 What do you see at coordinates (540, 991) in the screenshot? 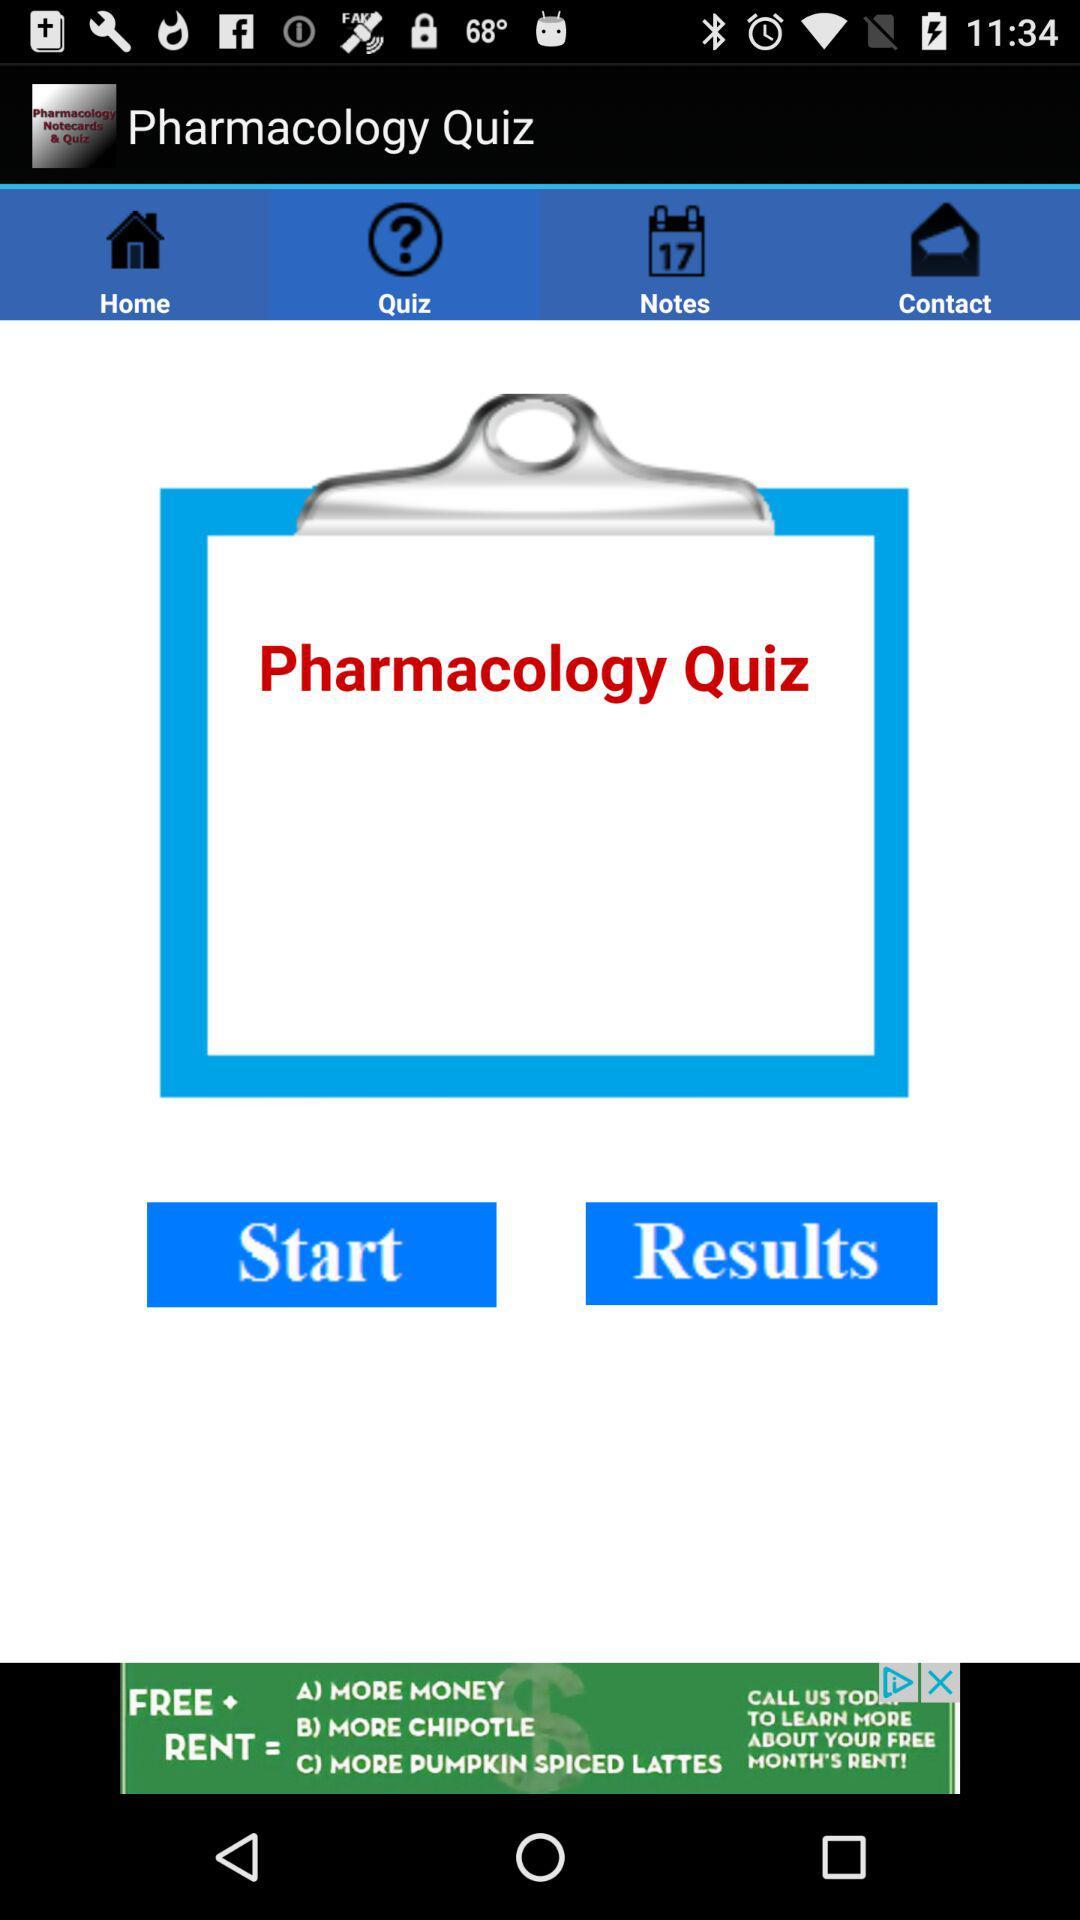
I see `app page` at bounding box center [540, 991].